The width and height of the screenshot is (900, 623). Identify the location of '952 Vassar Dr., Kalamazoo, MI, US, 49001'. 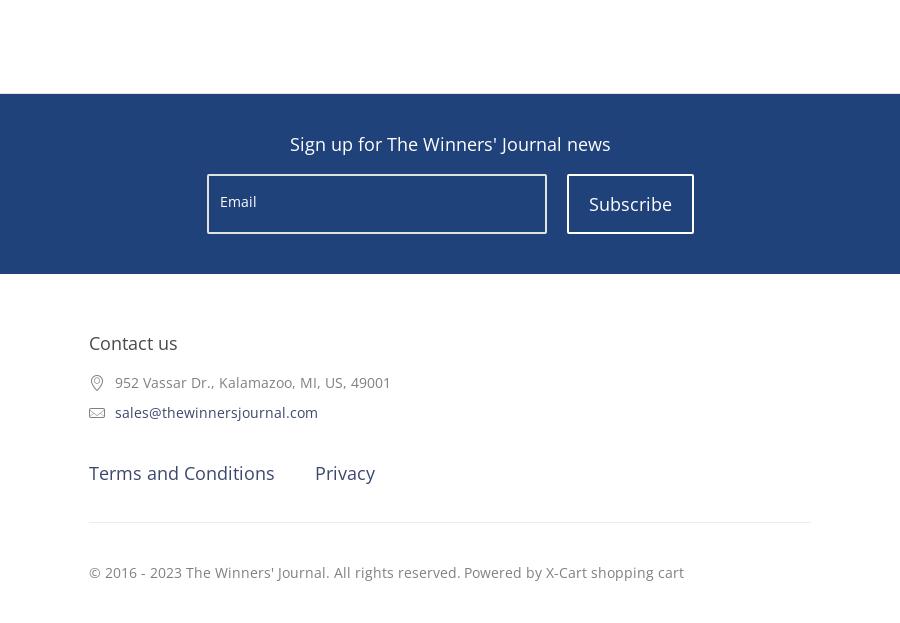
(251, 381).